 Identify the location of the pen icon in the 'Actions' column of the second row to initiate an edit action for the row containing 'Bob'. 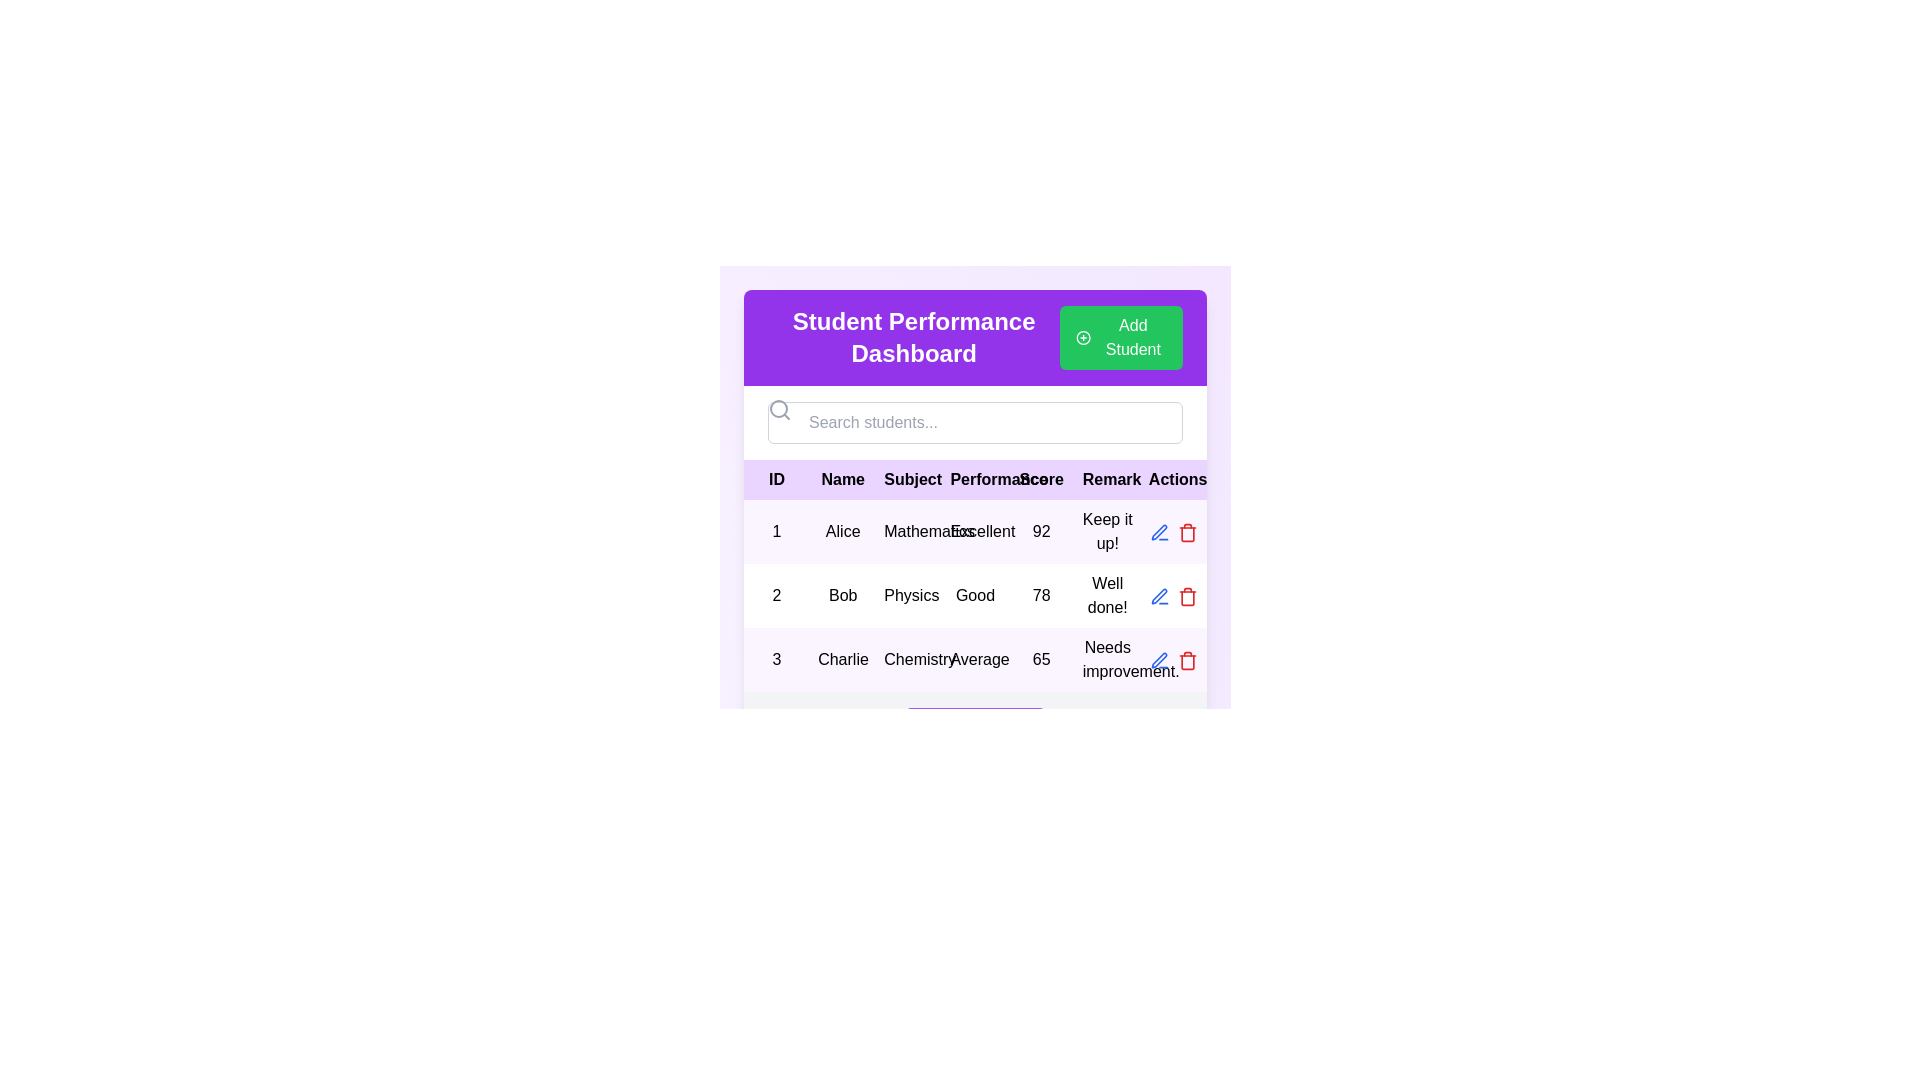
(1159, 531).